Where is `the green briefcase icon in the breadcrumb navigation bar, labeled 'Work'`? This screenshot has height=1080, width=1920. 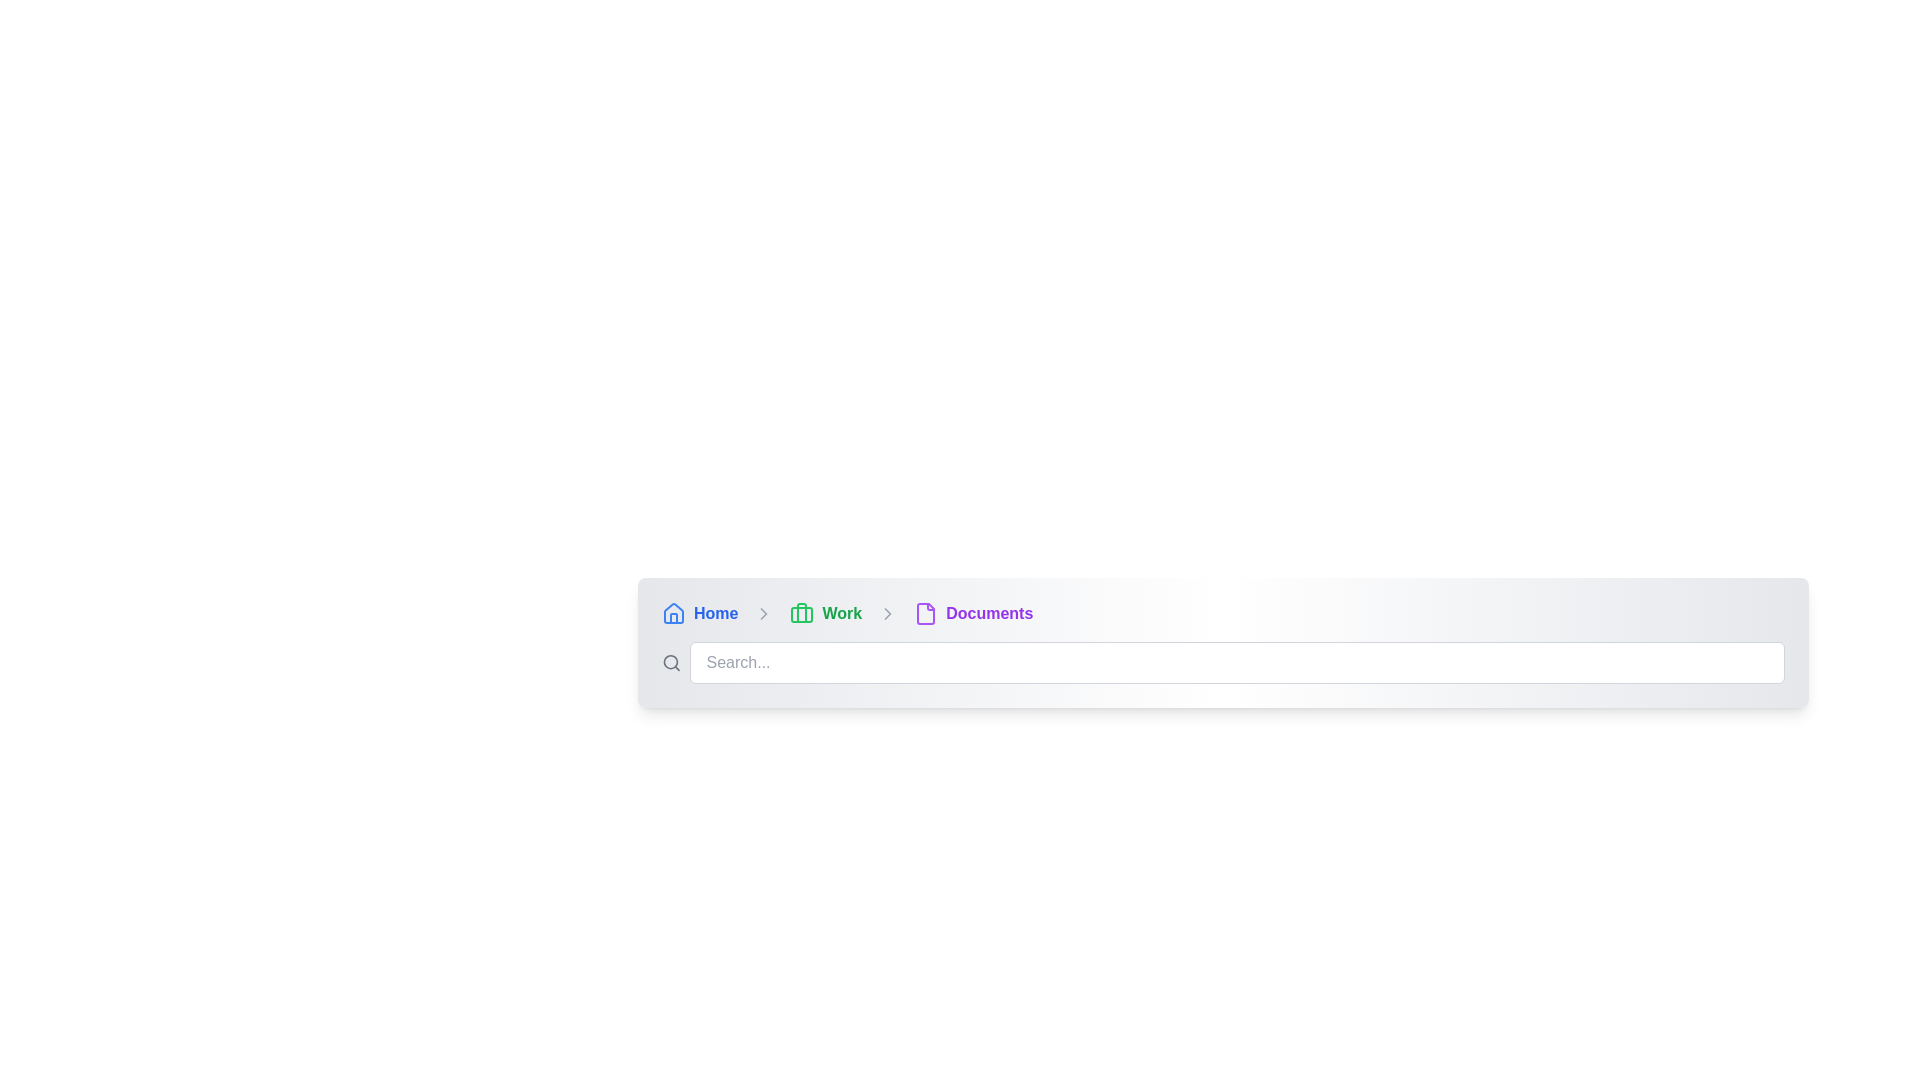
the green briefcase icon in the breadcrumb navigation bar, labeled 'Work' is located at coordinates (802, 613).